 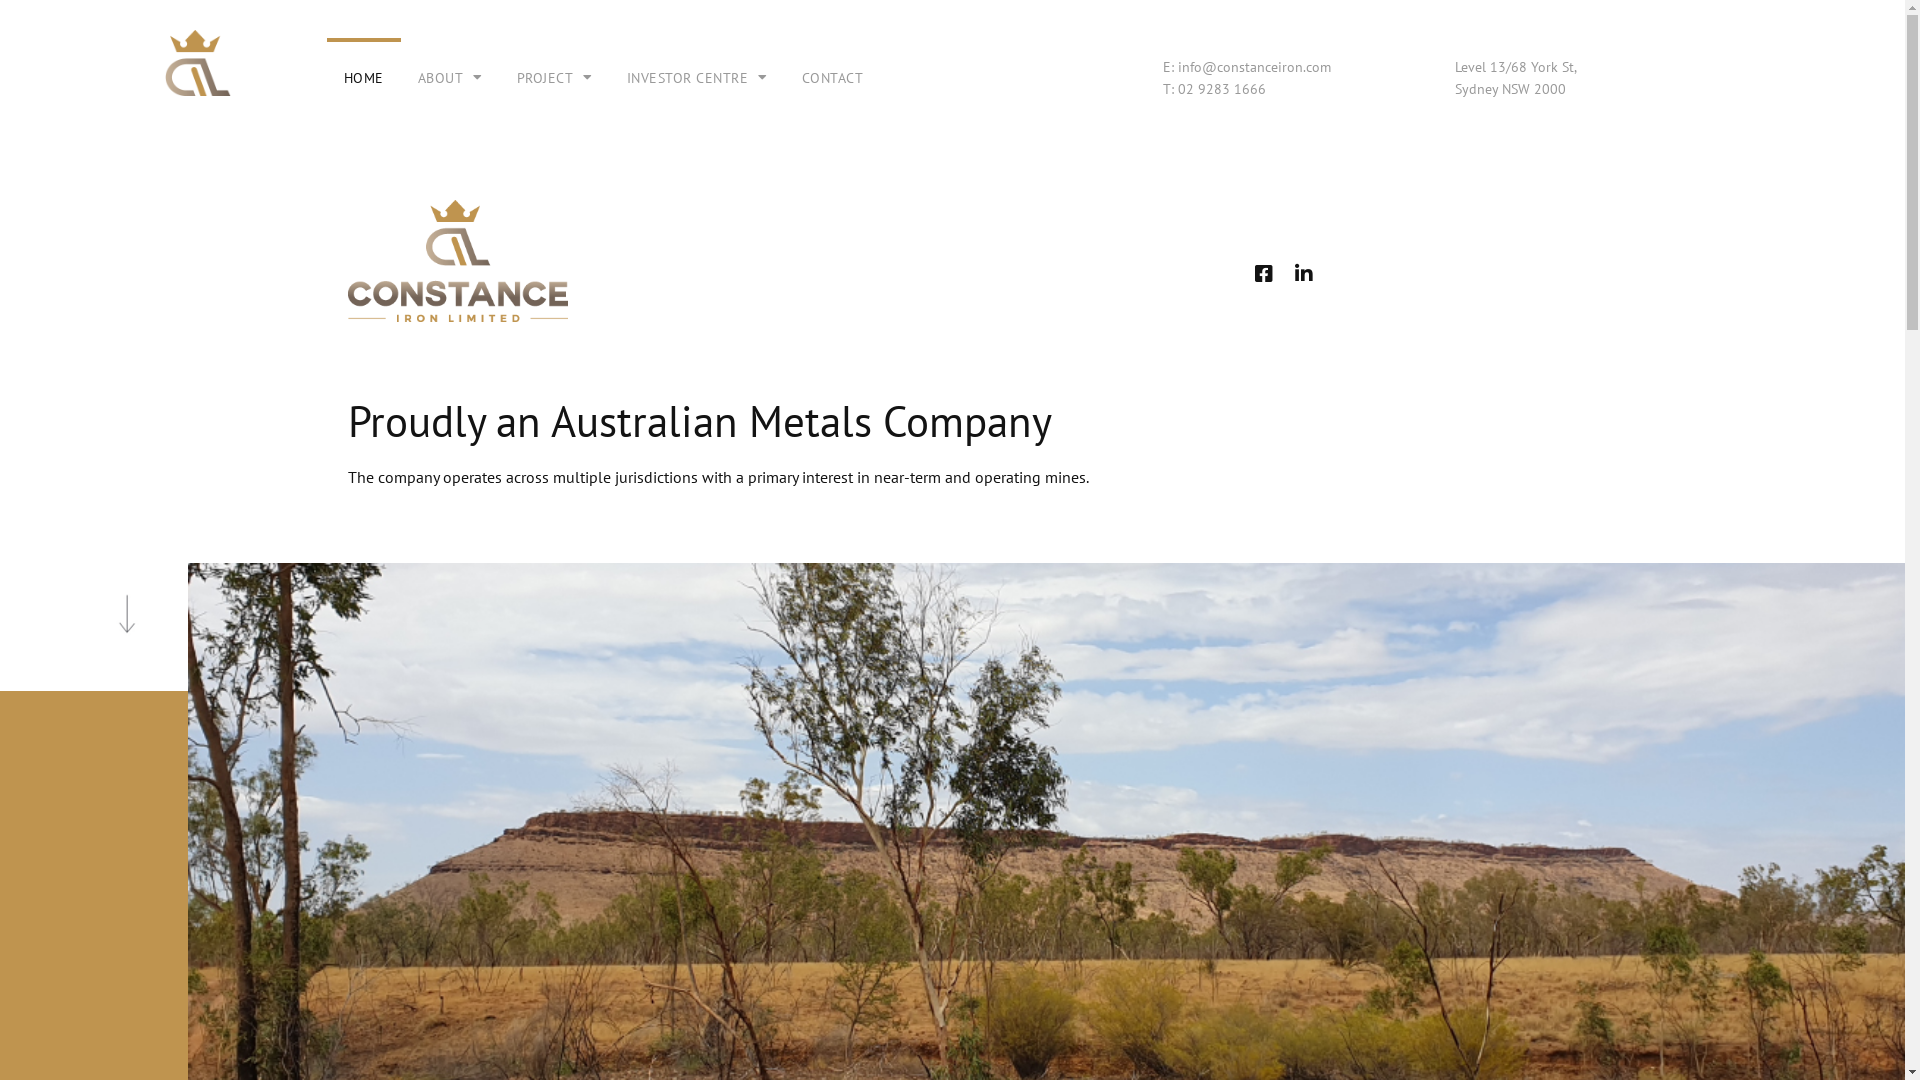 What do you see at coordinates (364, 76) in the screenshot?
I see `'HOME'` at bounding box center [364, 76].